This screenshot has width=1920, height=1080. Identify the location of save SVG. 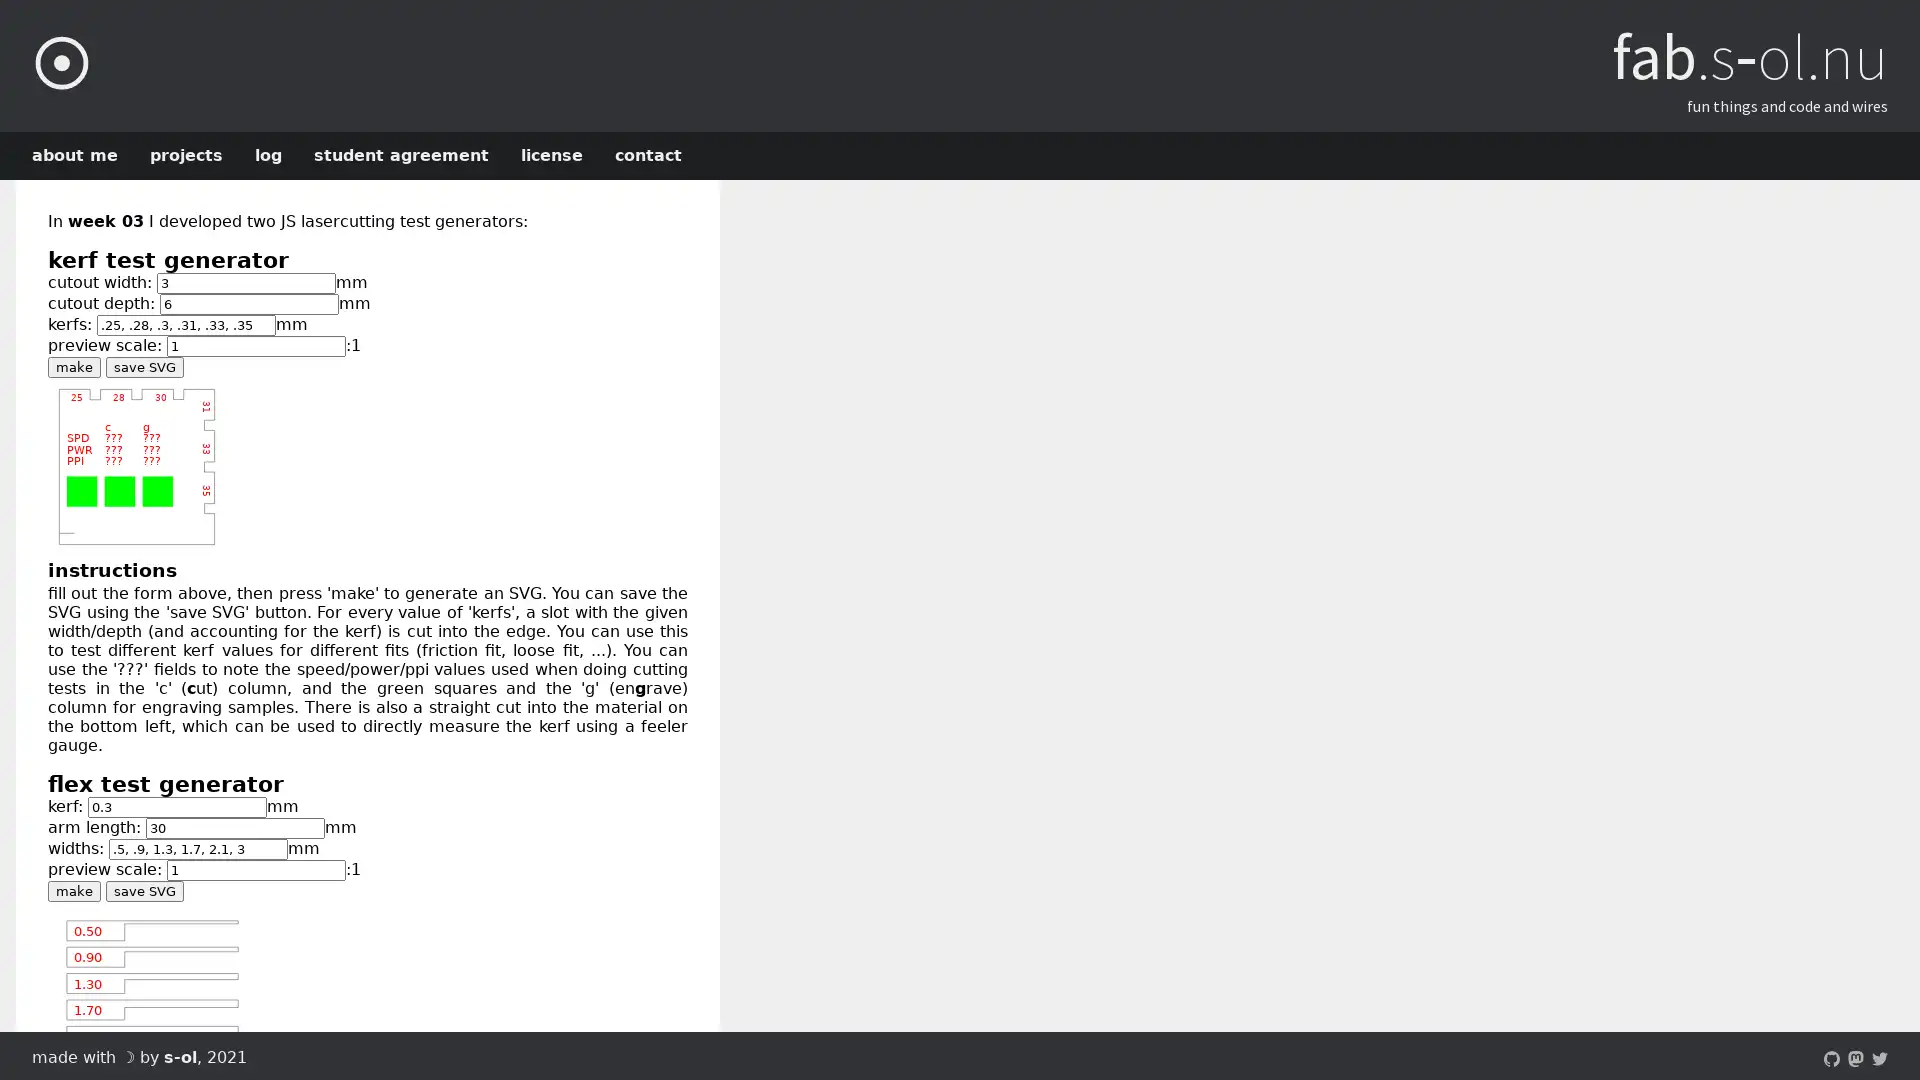
(143, 367).